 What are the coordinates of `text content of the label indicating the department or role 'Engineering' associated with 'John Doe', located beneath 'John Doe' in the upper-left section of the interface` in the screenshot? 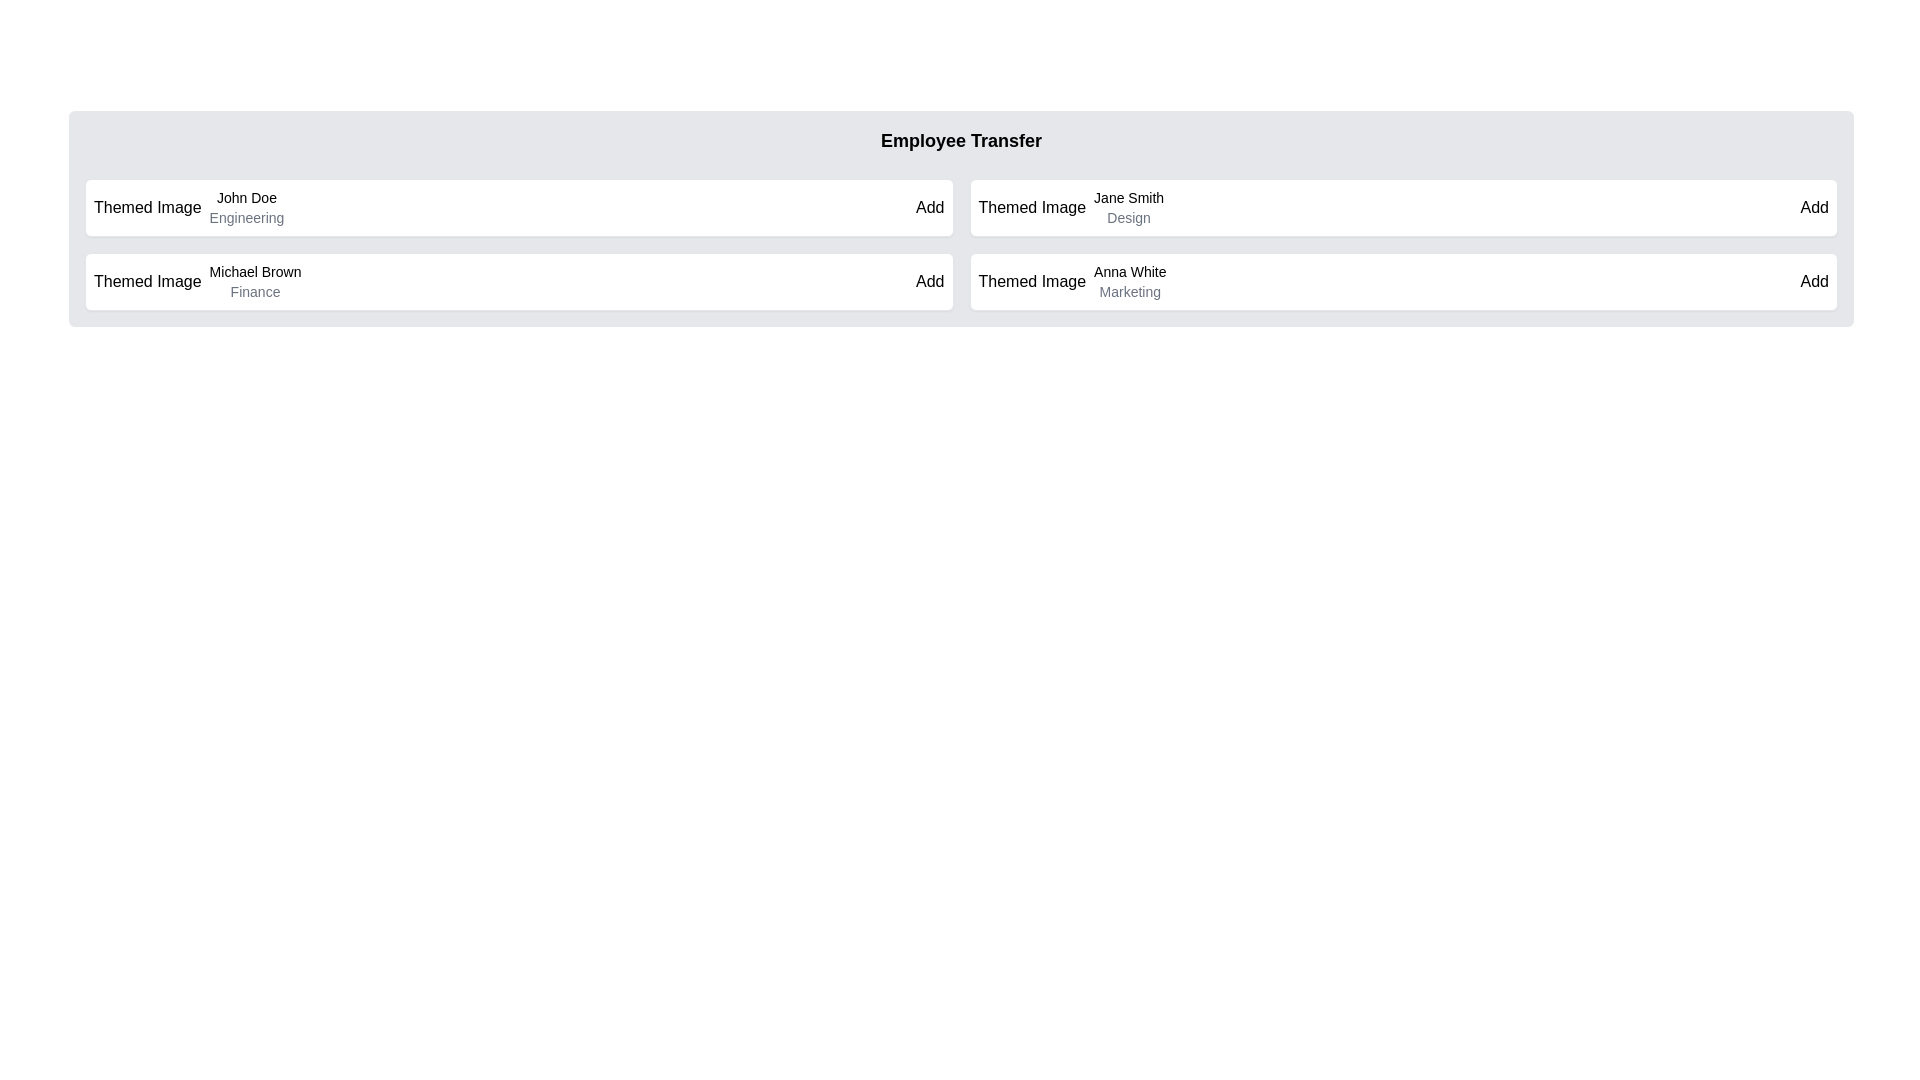 It's located at (245, 218).